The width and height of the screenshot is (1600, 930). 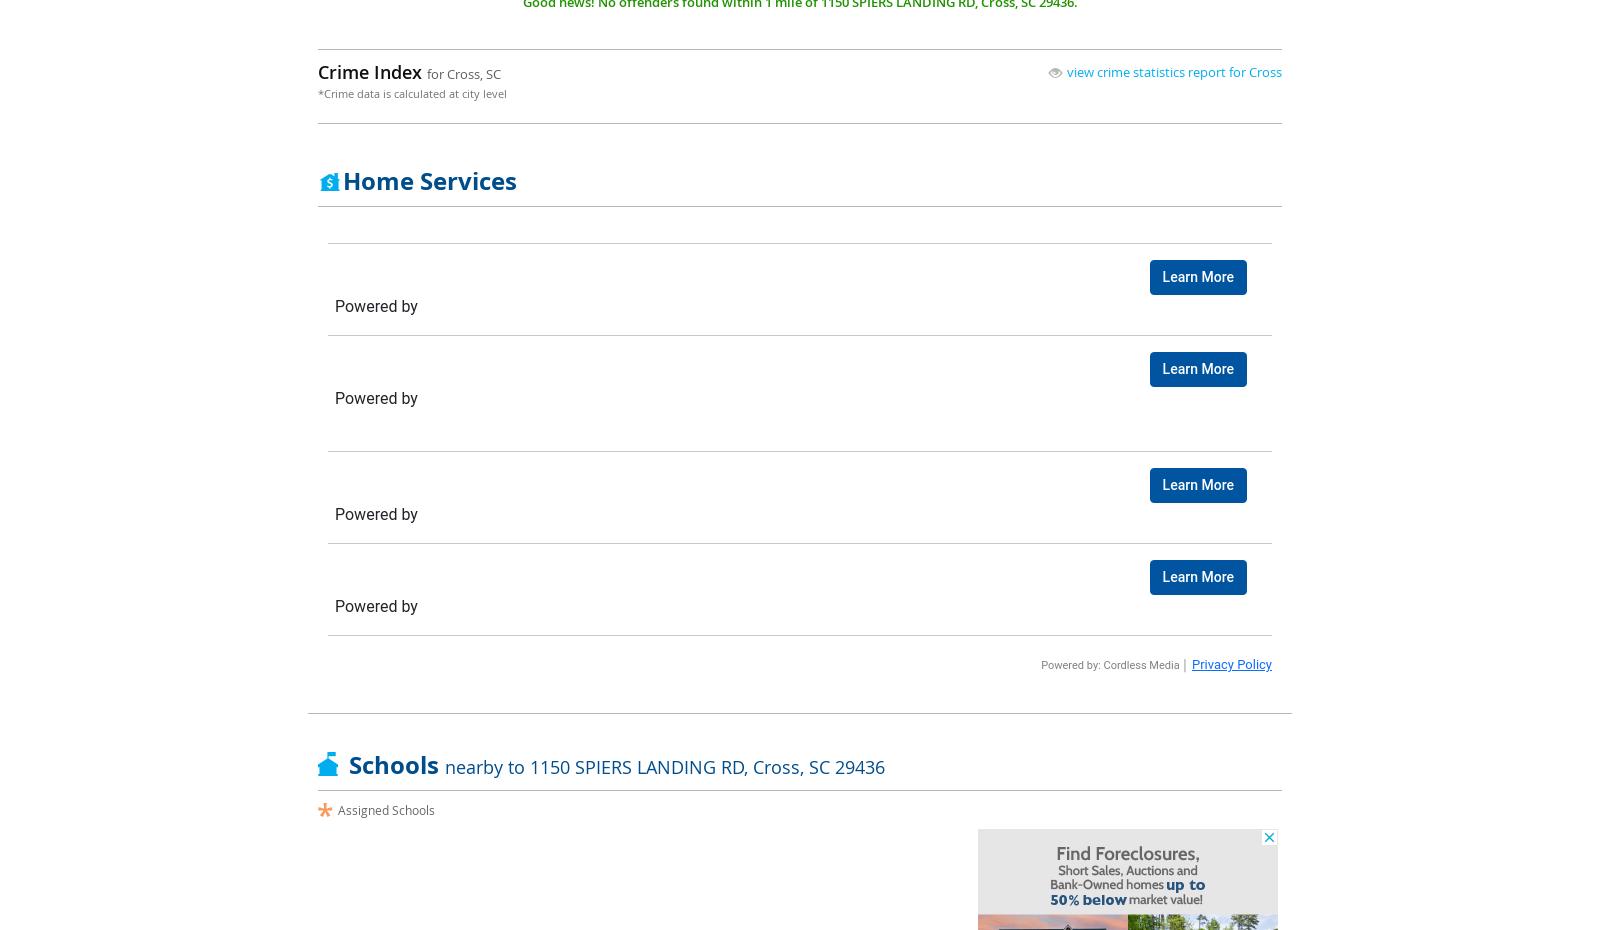 I want to click on 'view crime statistics report for  Cross', so click(x=1067, y=70).